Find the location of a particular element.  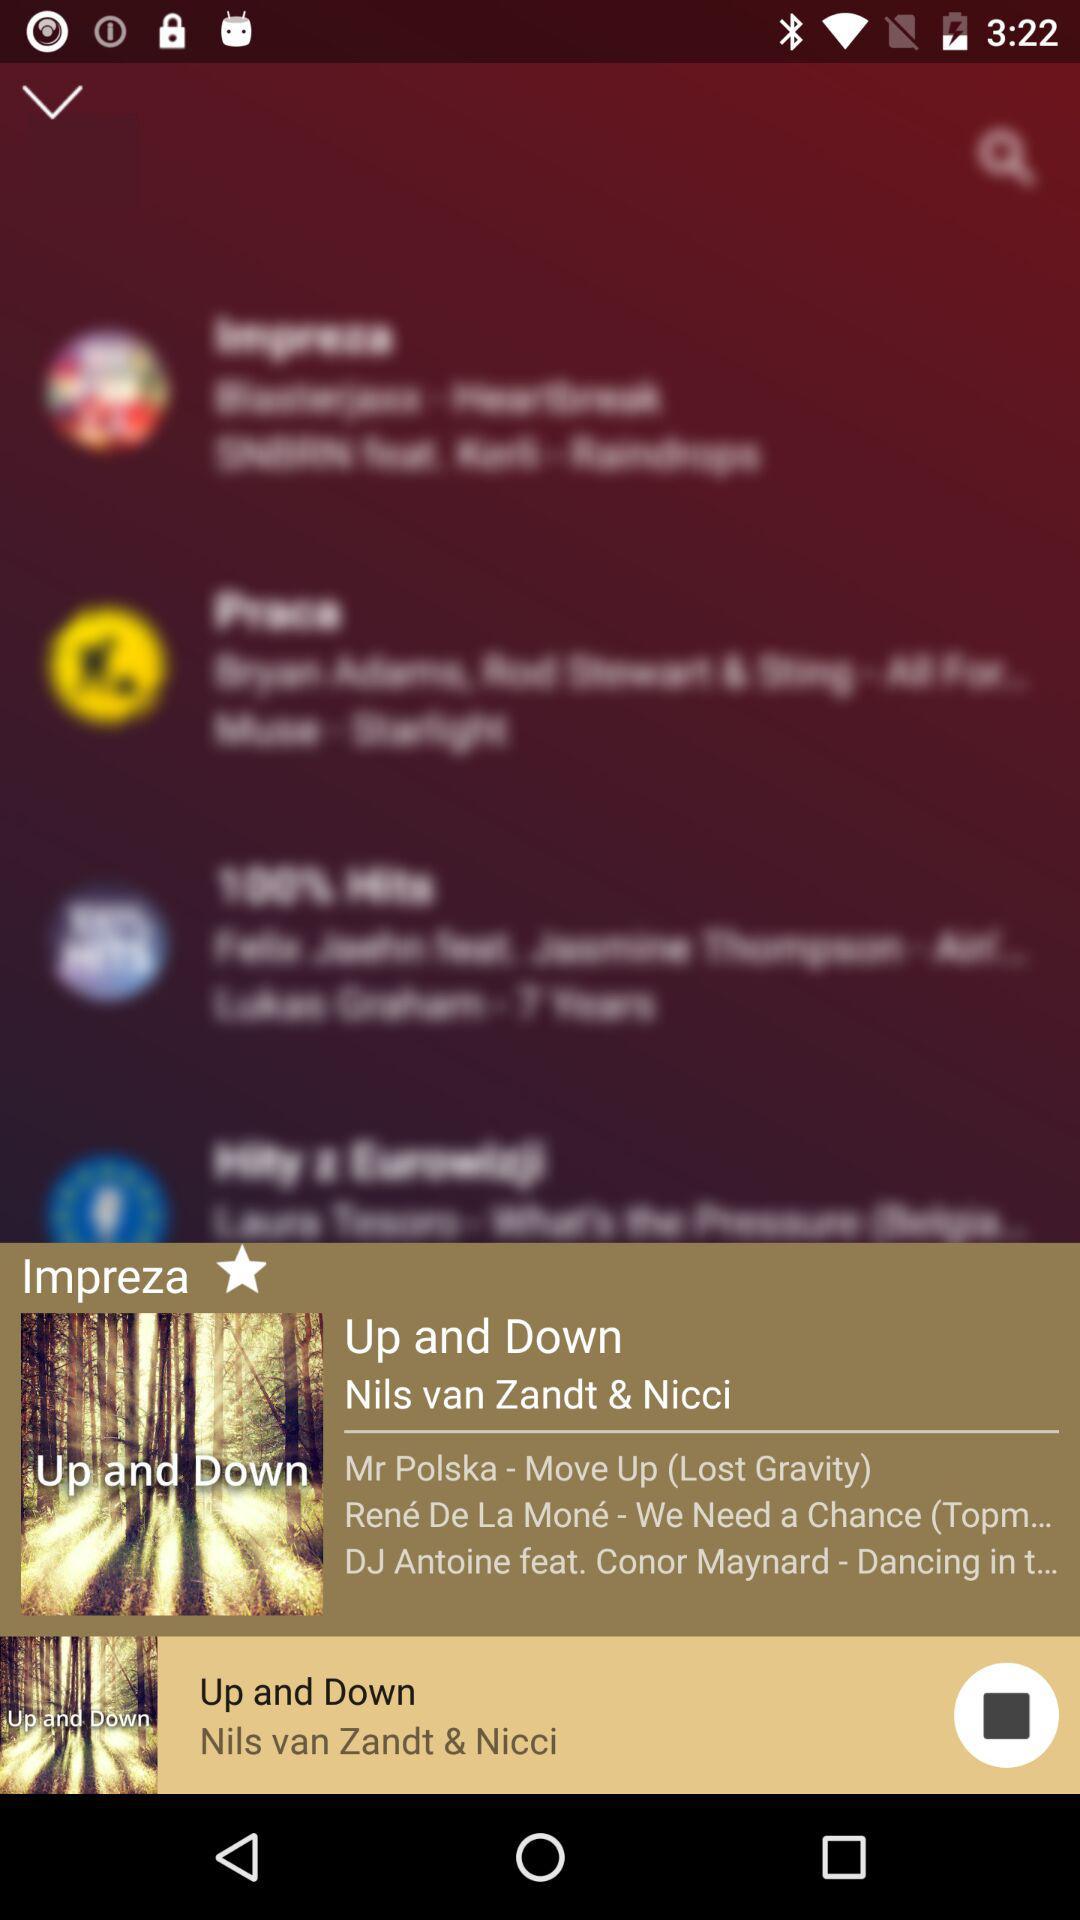

the item above impreza is located at coordinates (51, 101).